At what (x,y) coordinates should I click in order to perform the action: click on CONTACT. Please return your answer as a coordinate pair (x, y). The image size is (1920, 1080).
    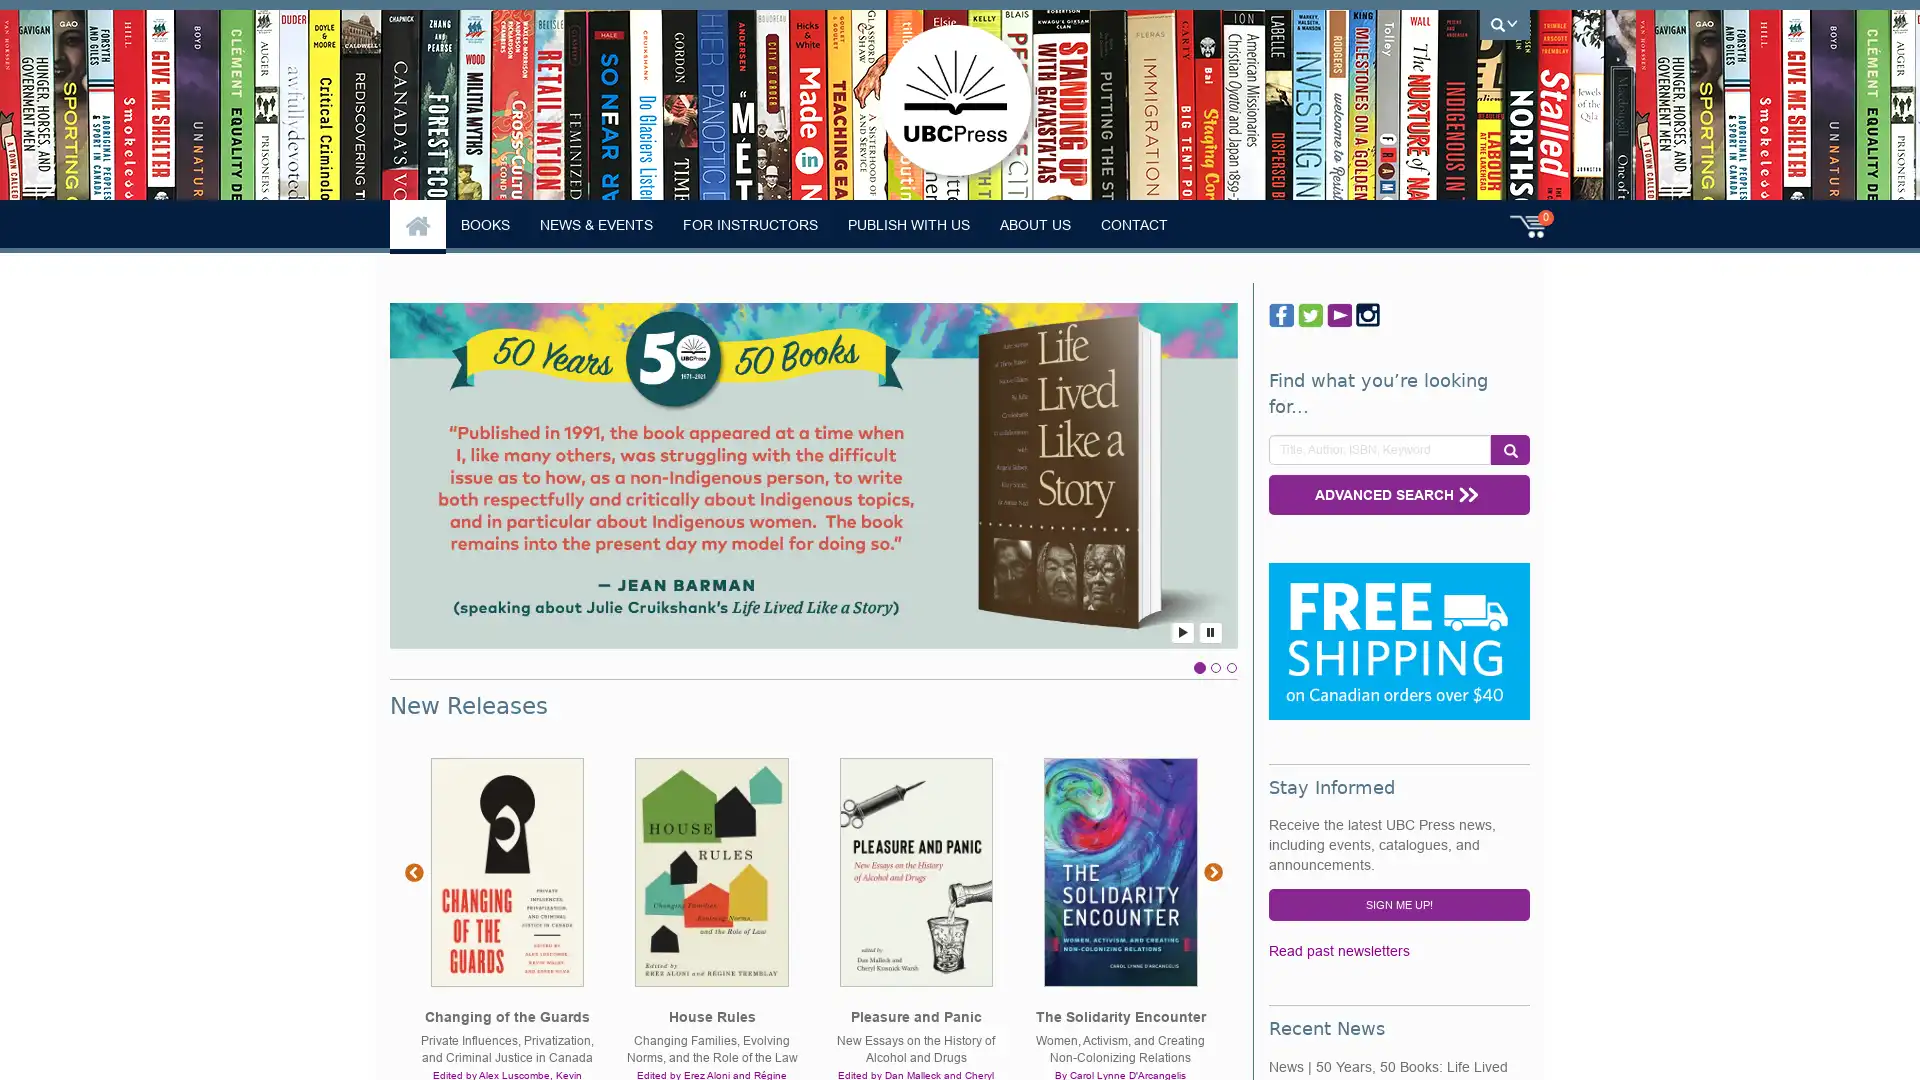
    Looking at the image, I should click on (1134, 224).